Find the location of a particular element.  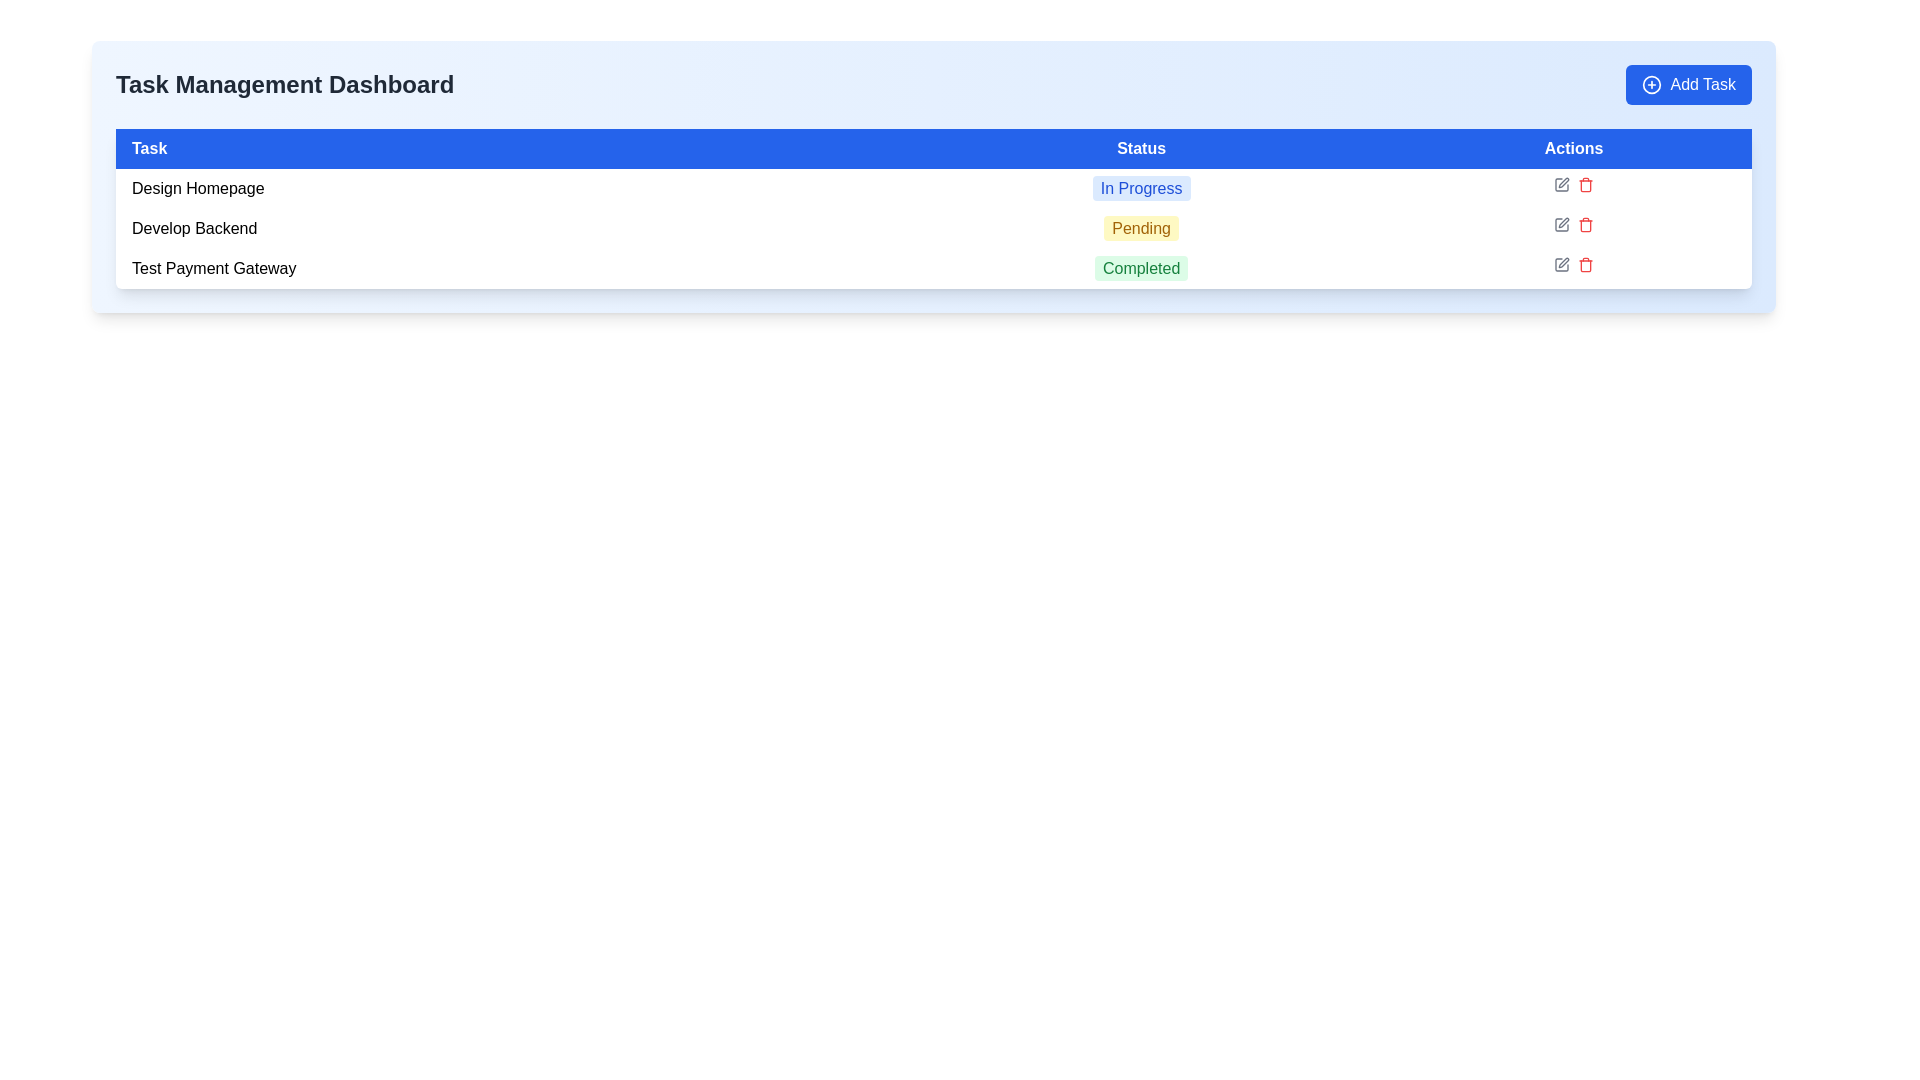

the pen icon button in the 'Actions' column, which is the first icon for the task entry 'Test Payment Gateway' is located at coordinates (1561, 264).